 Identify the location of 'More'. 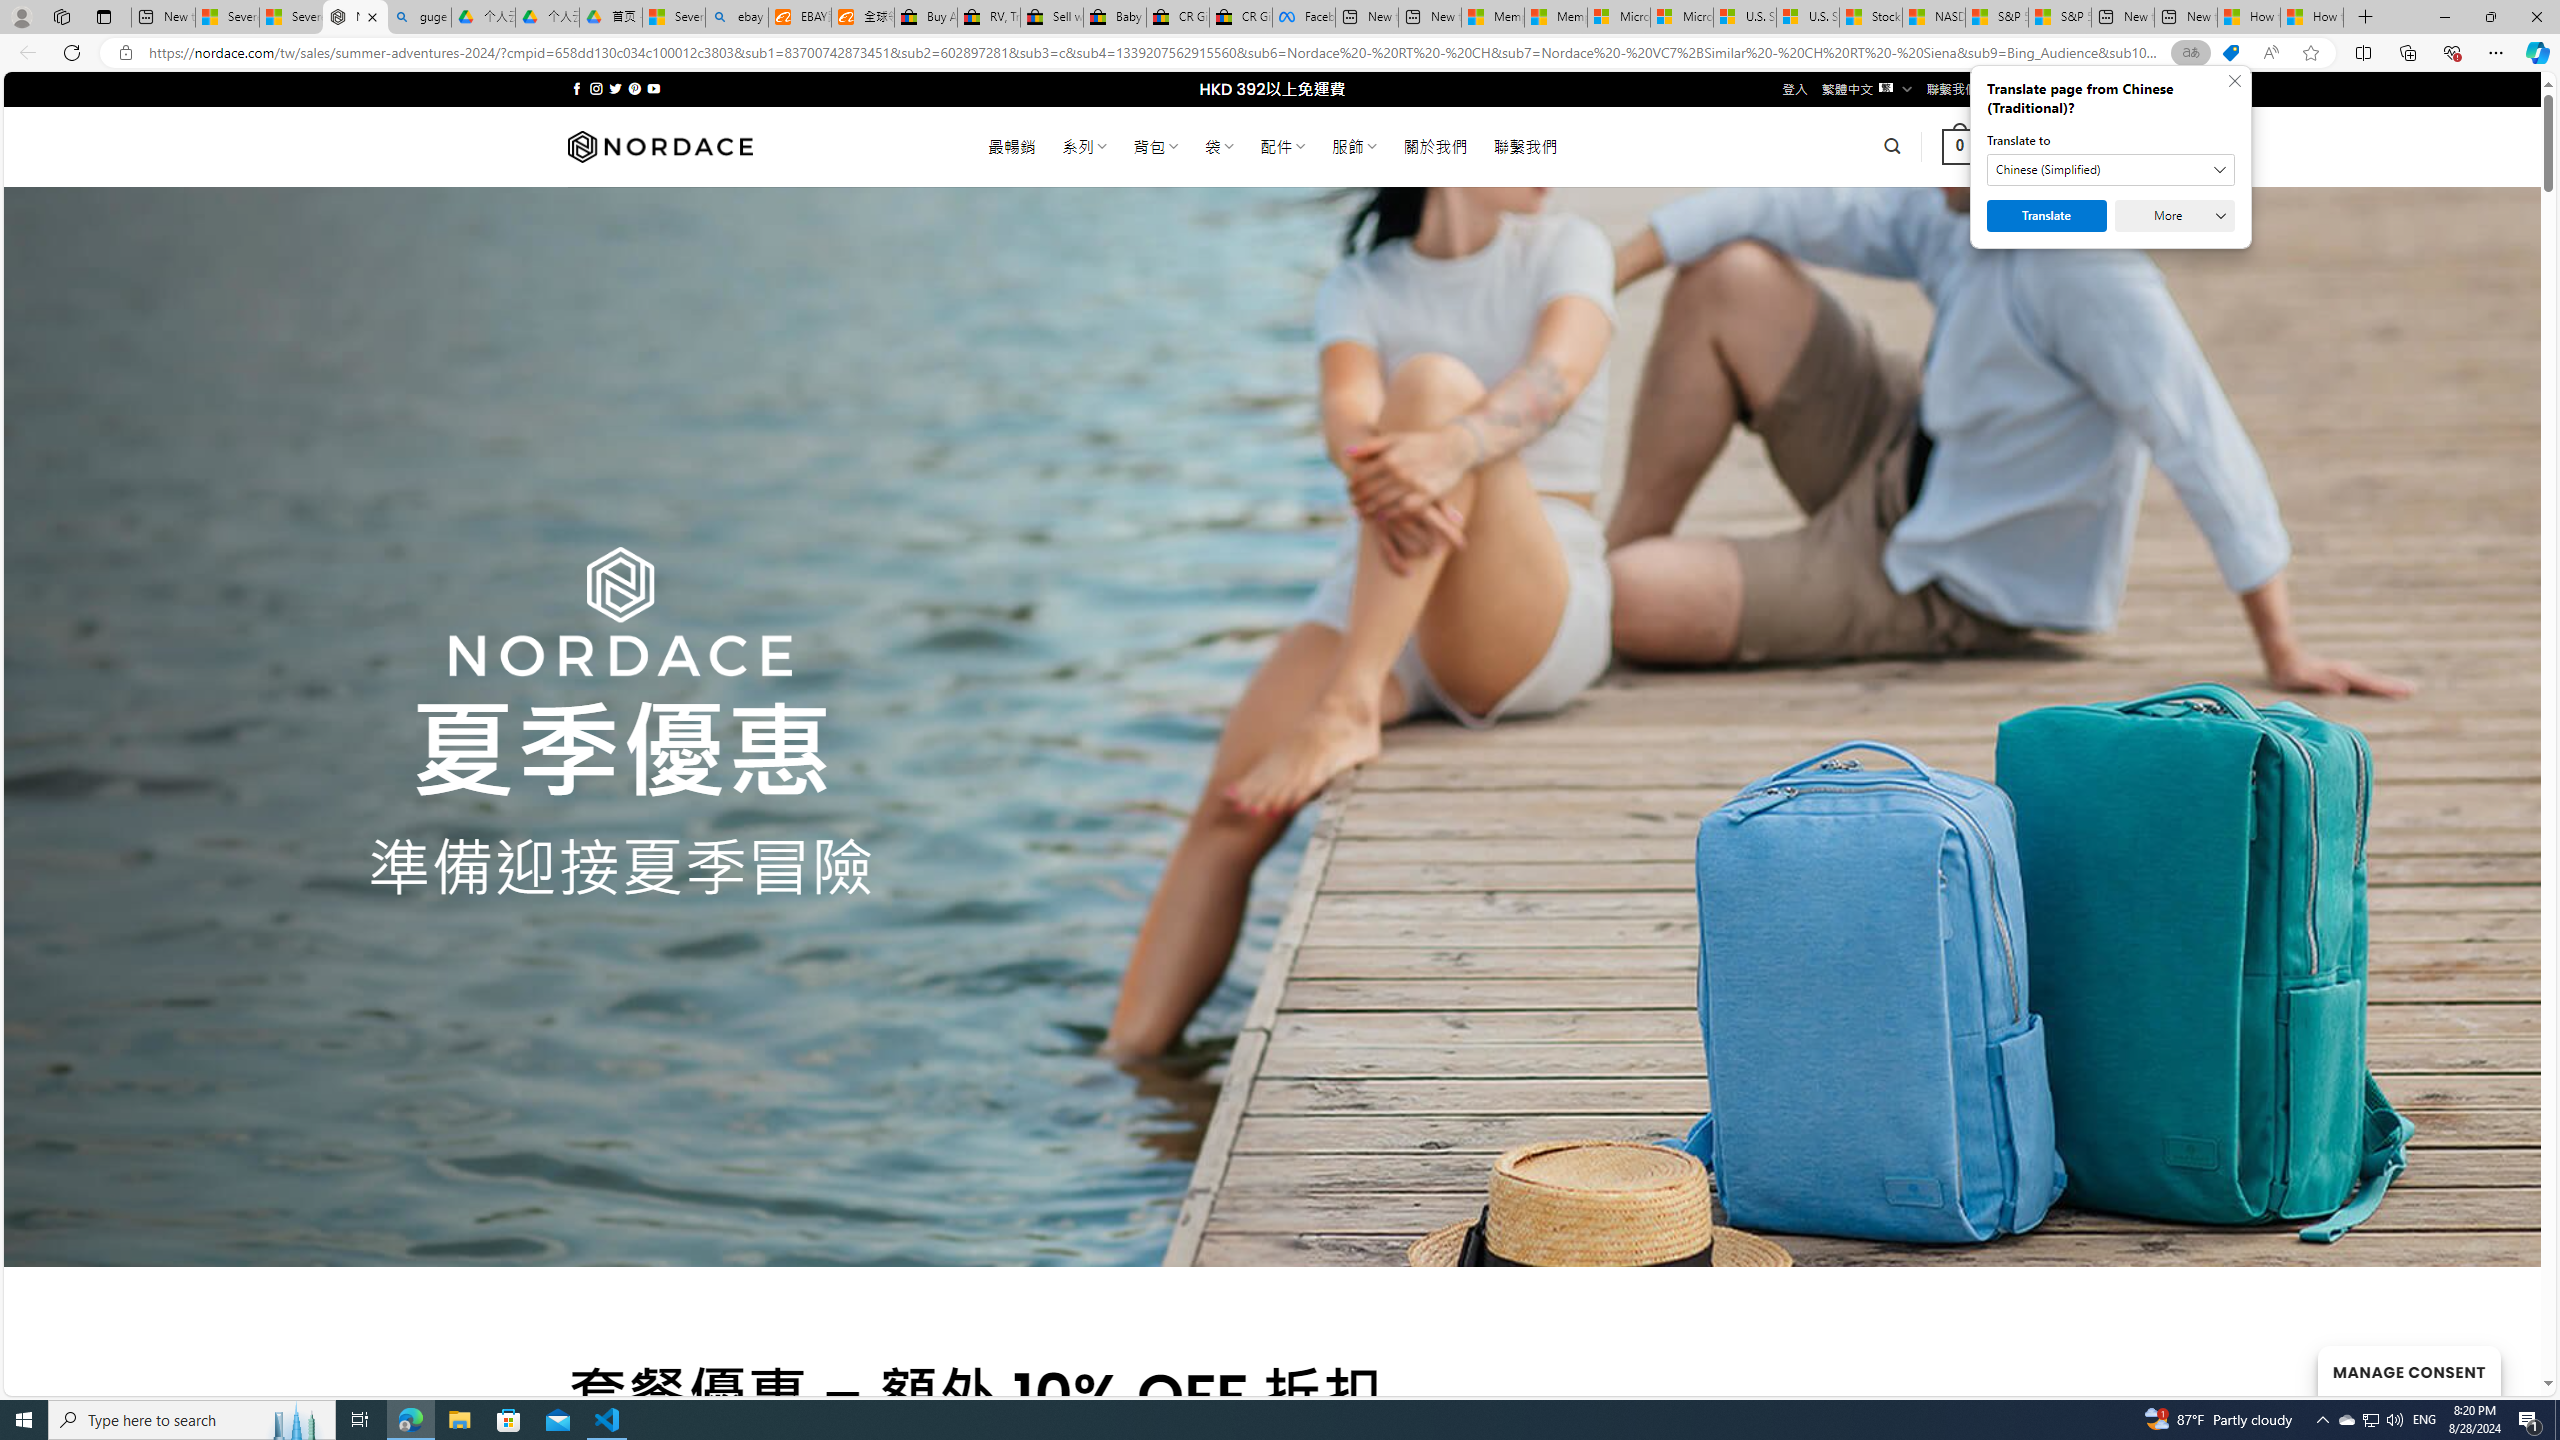
(2173, 215).